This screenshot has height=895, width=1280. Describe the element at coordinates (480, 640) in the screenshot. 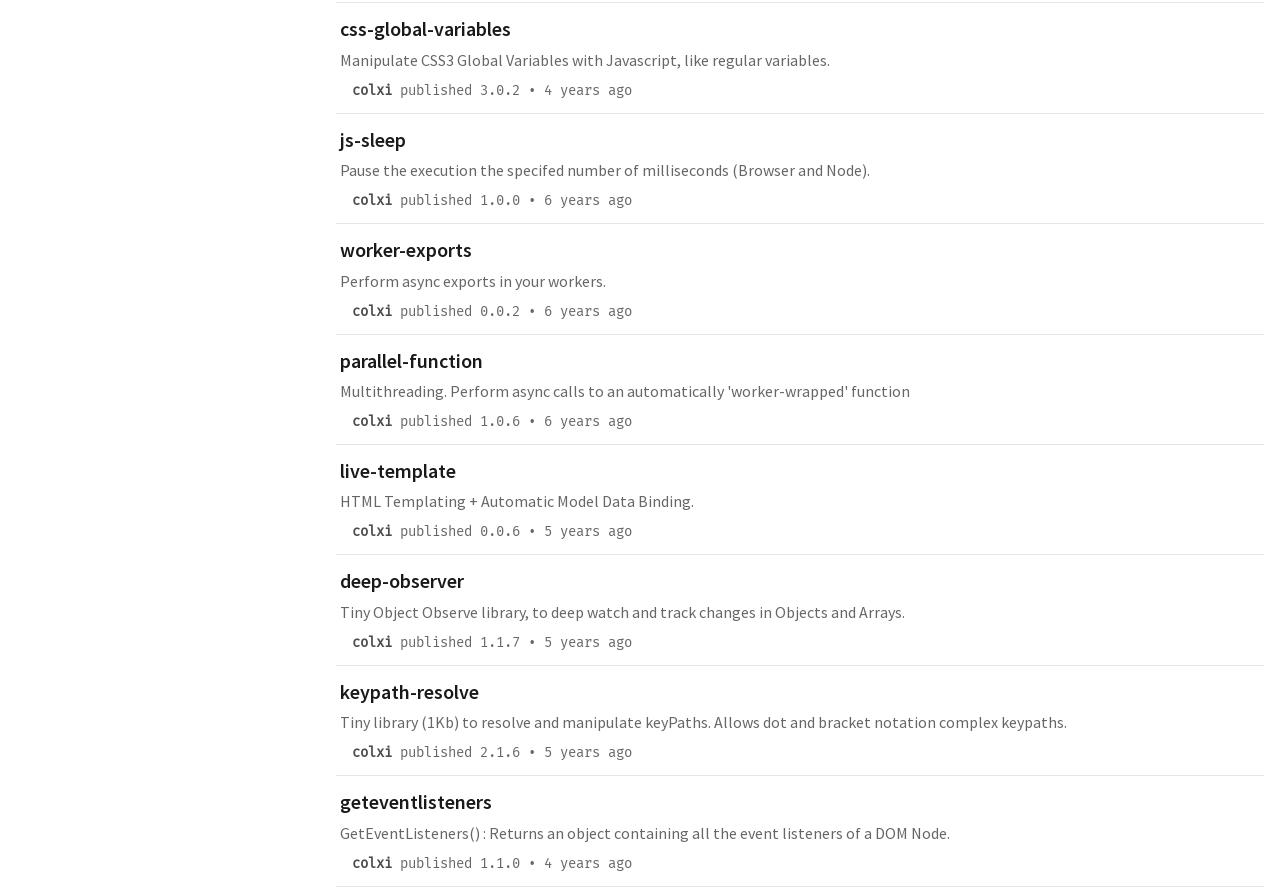

I see `'1.1.7'` at that location.